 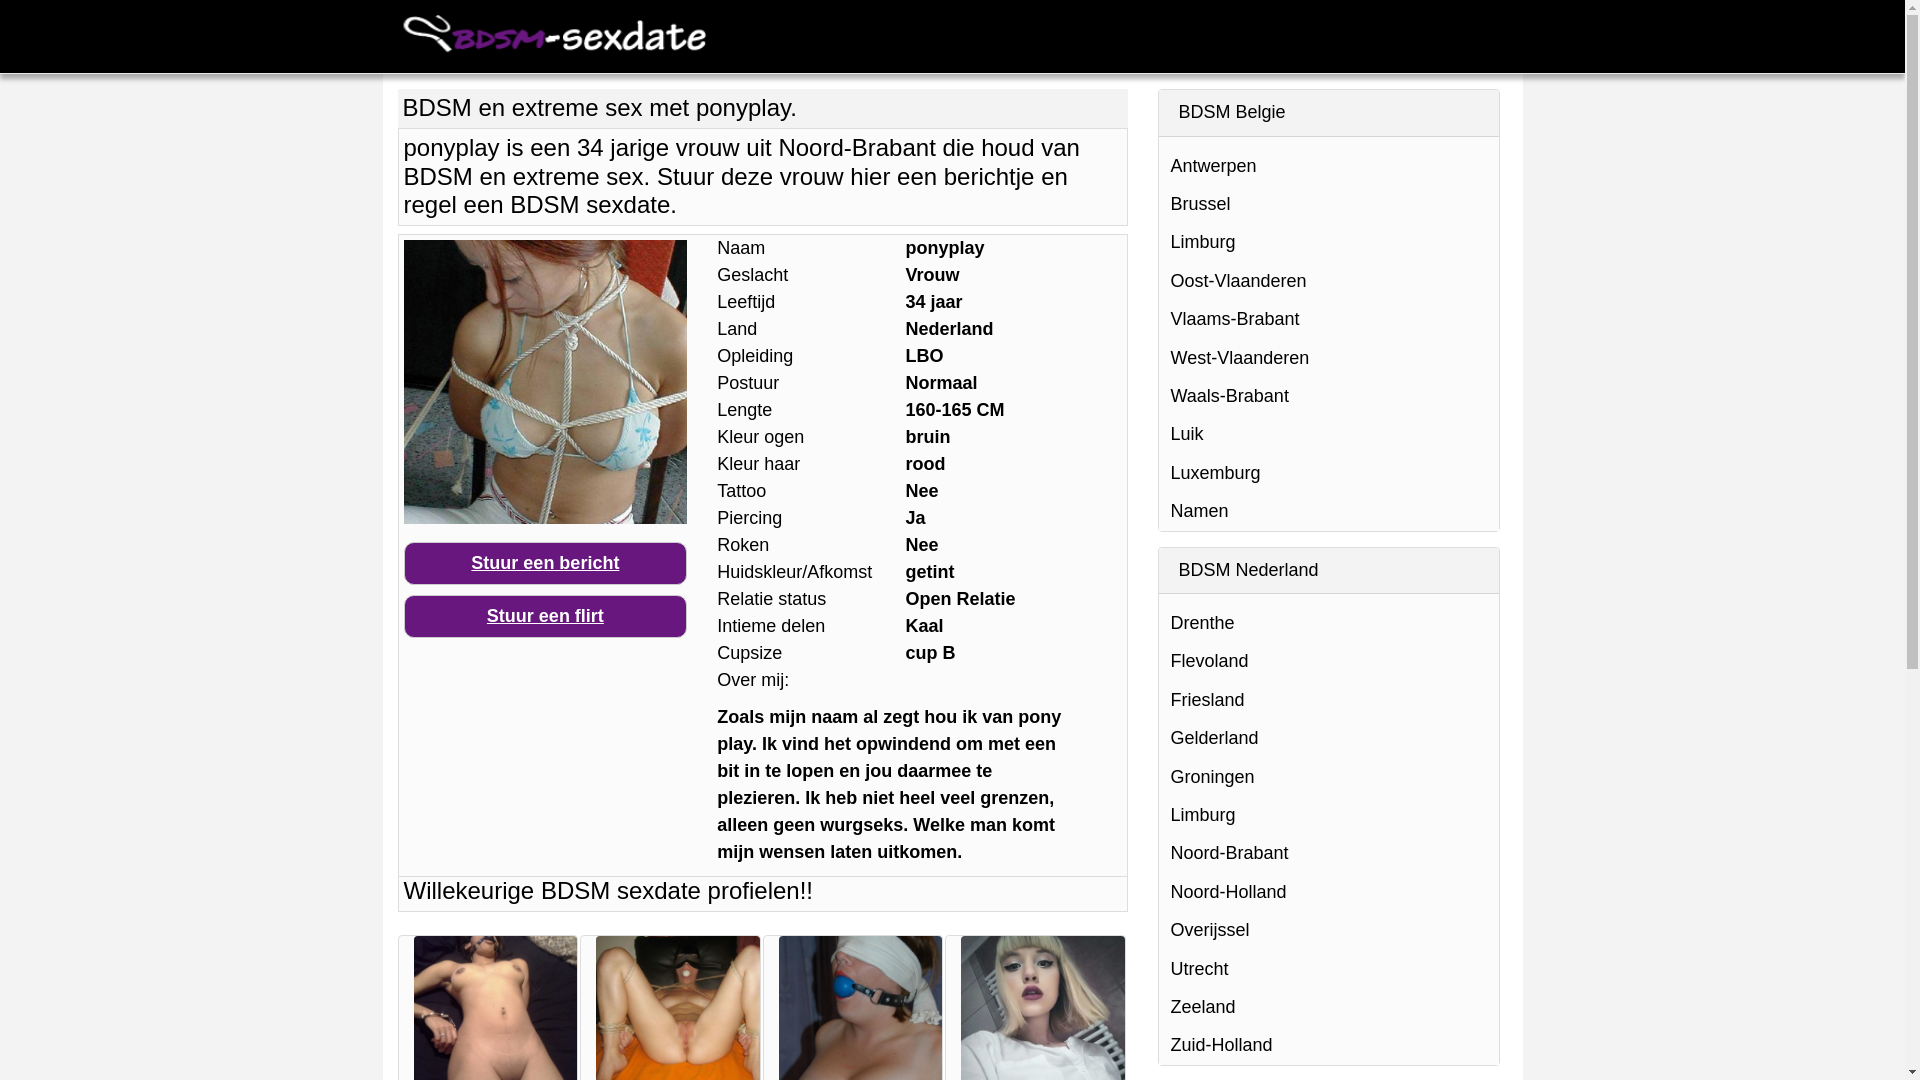 What do you see at coordinates (1157, 929) in the screenshot?
I see `'Overijssel'` at bounding box center [1157, 929].